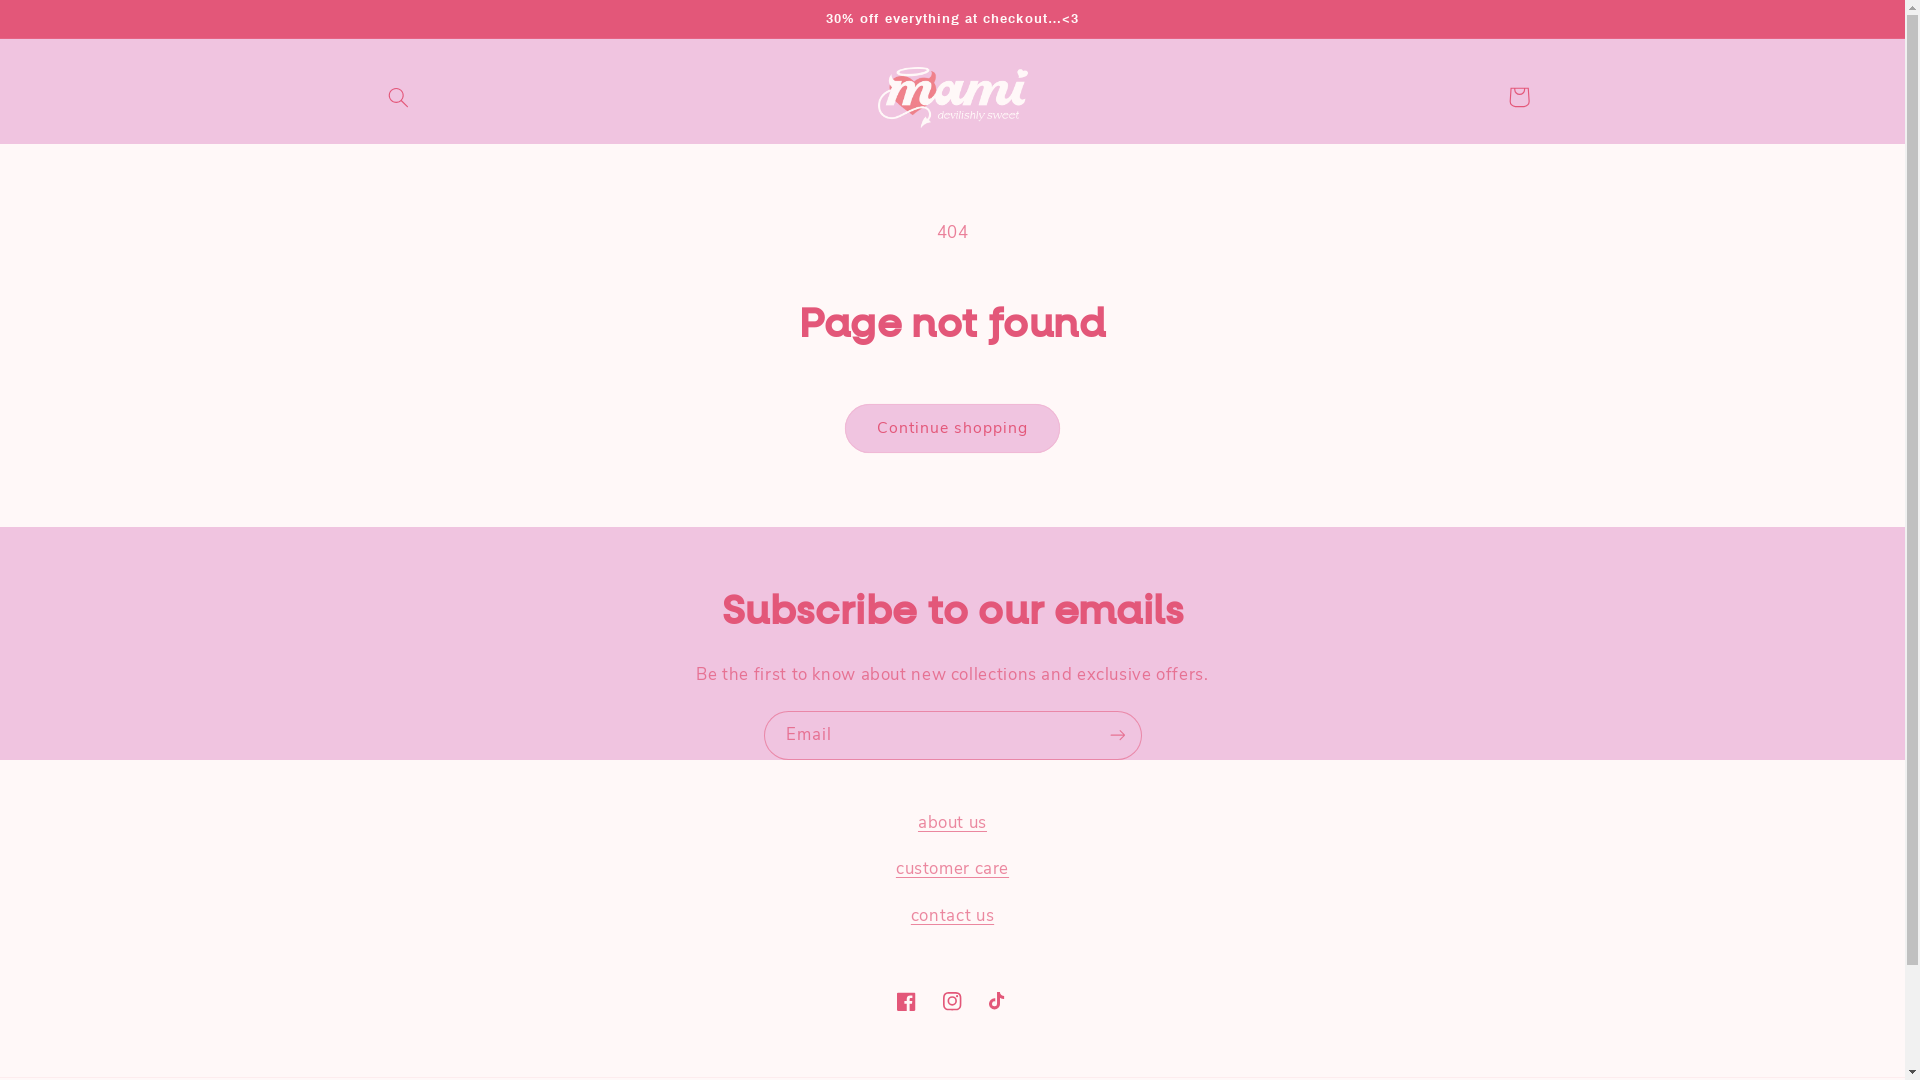 The height and width of the screenshot is (1080, 1920). I want to click on 'customer care', so click(951, 867).